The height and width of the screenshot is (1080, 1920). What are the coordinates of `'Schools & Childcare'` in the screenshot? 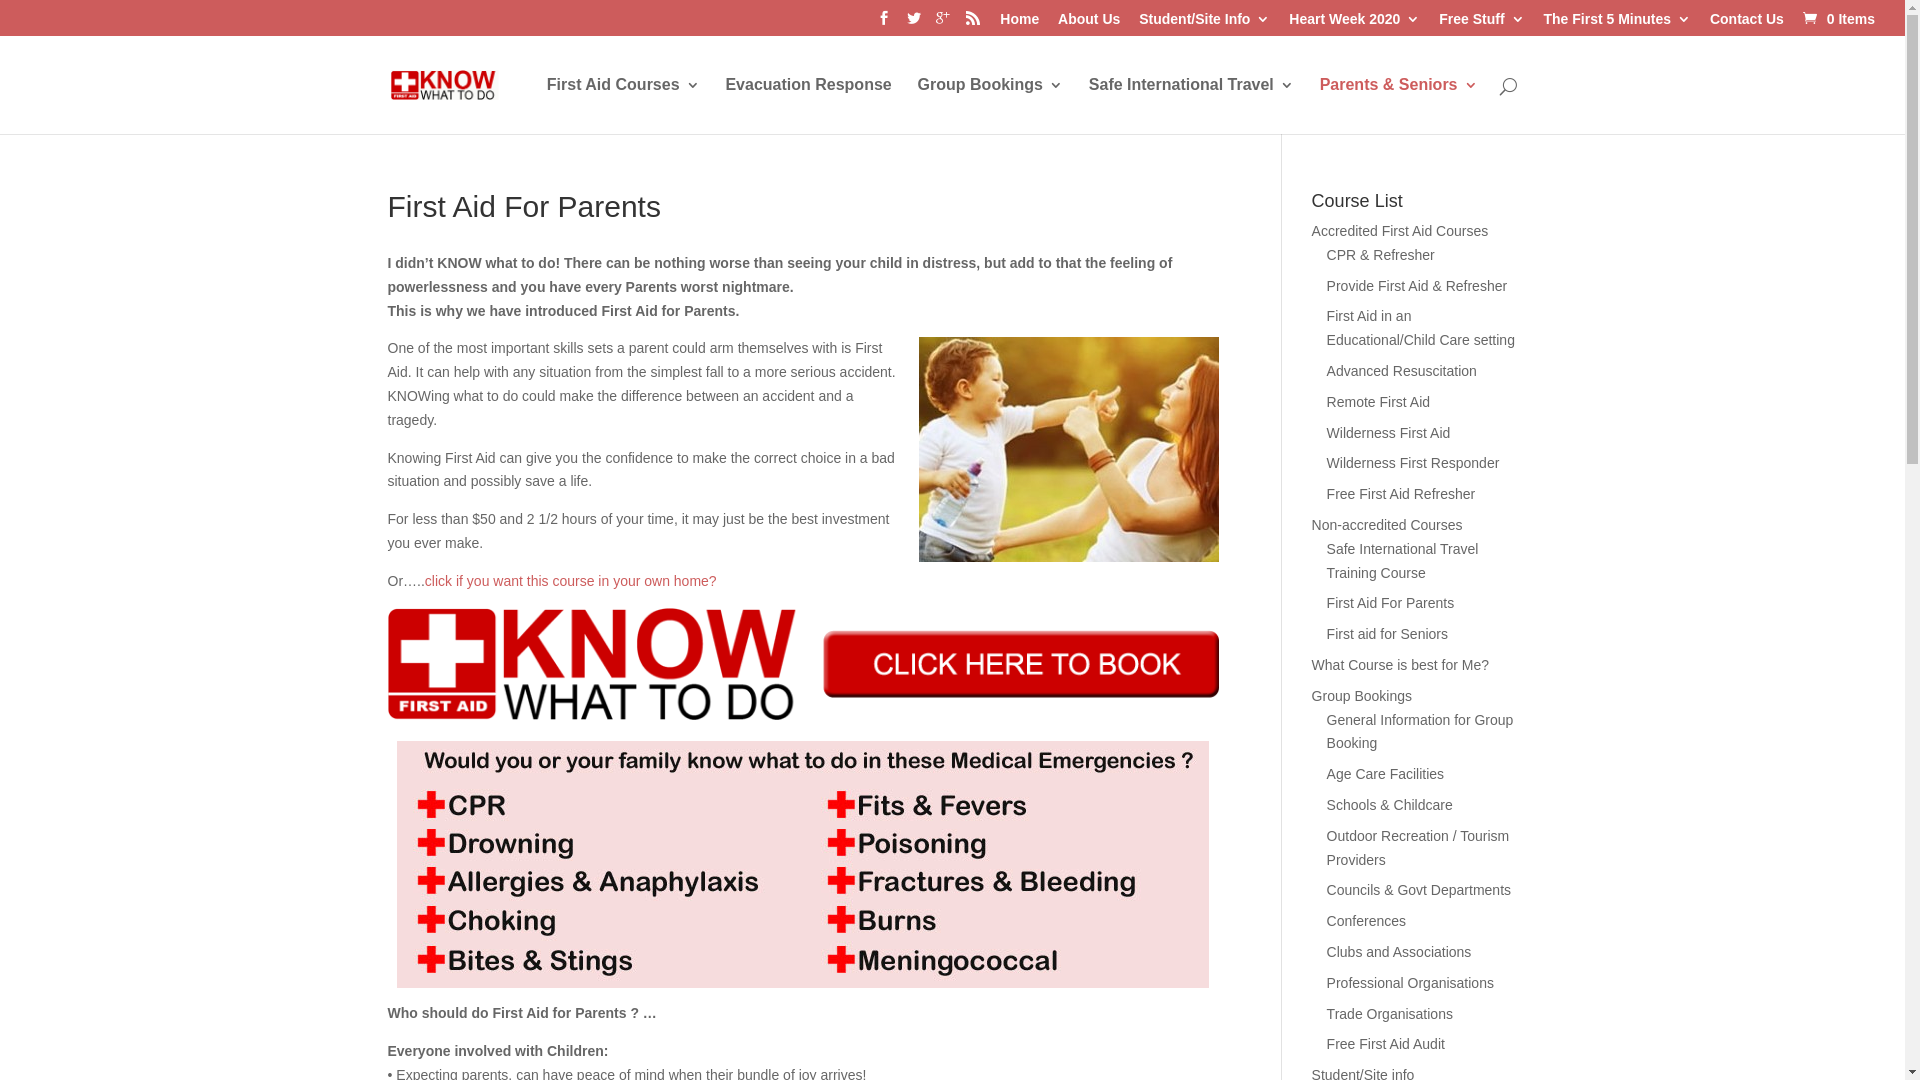 It's located at (1389, 804).